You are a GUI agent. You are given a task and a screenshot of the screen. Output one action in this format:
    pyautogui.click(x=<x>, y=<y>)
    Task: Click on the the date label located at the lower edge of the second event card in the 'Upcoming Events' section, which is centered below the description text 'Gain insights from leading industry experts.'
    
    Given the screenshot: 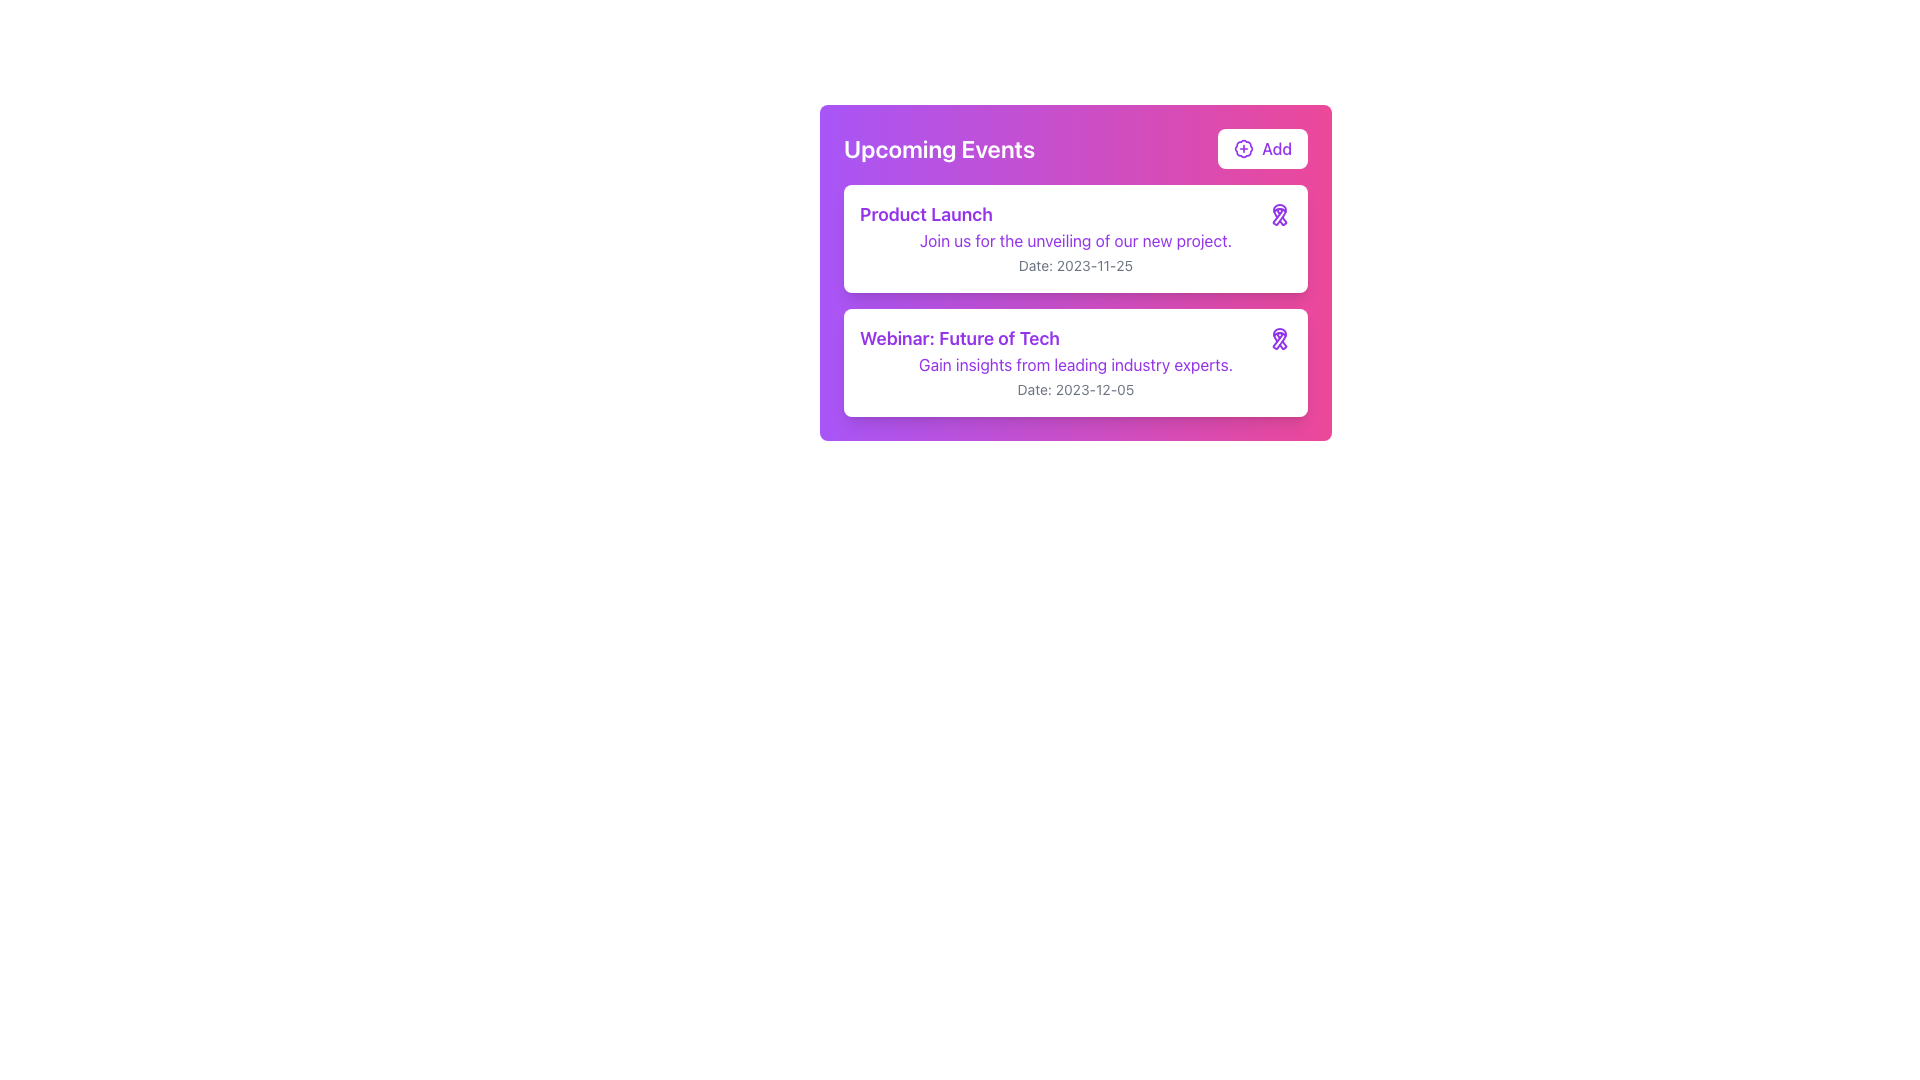 What is the action you would take?
    pyautogui.click(x=1074, y=389)
    